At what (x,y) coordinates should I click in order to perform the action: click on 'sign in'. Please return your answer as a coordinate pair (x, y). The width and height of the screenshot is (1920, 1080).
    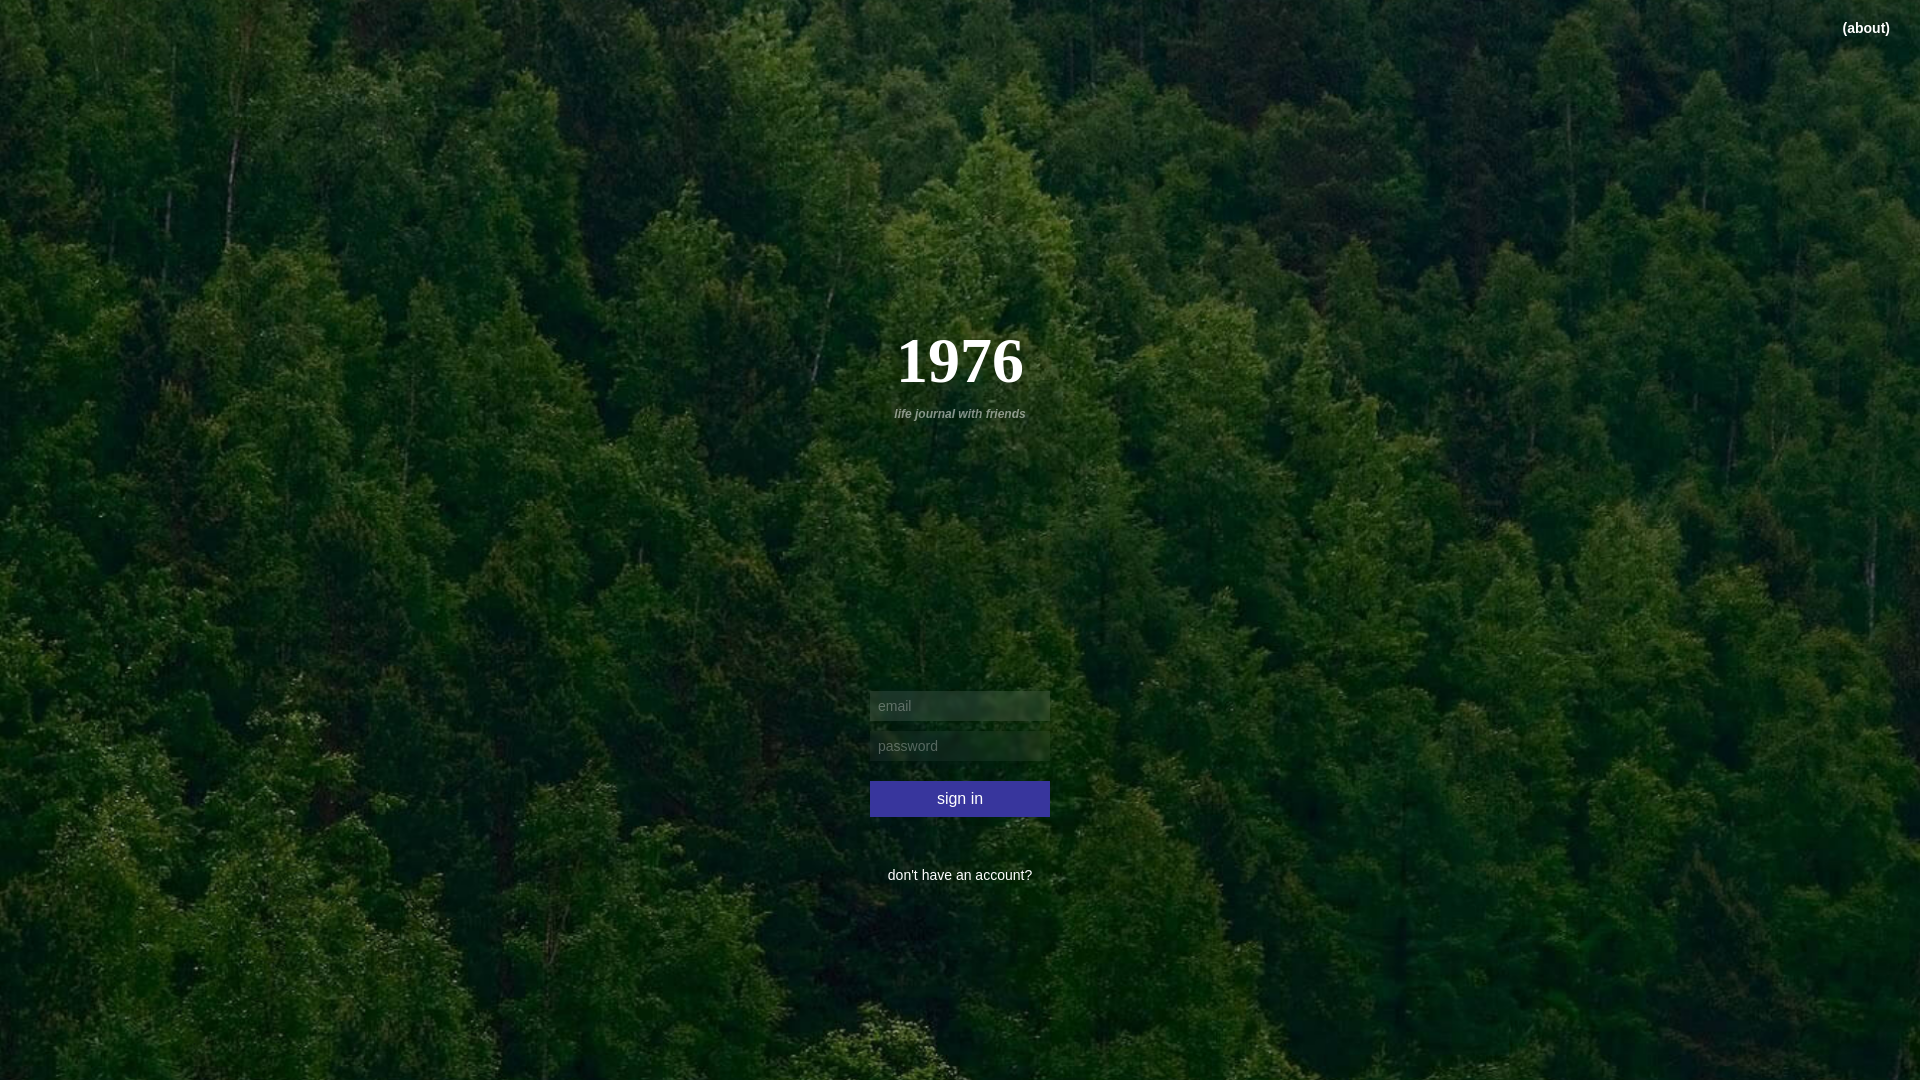
    Looking at the image, I should click on (960, 797).